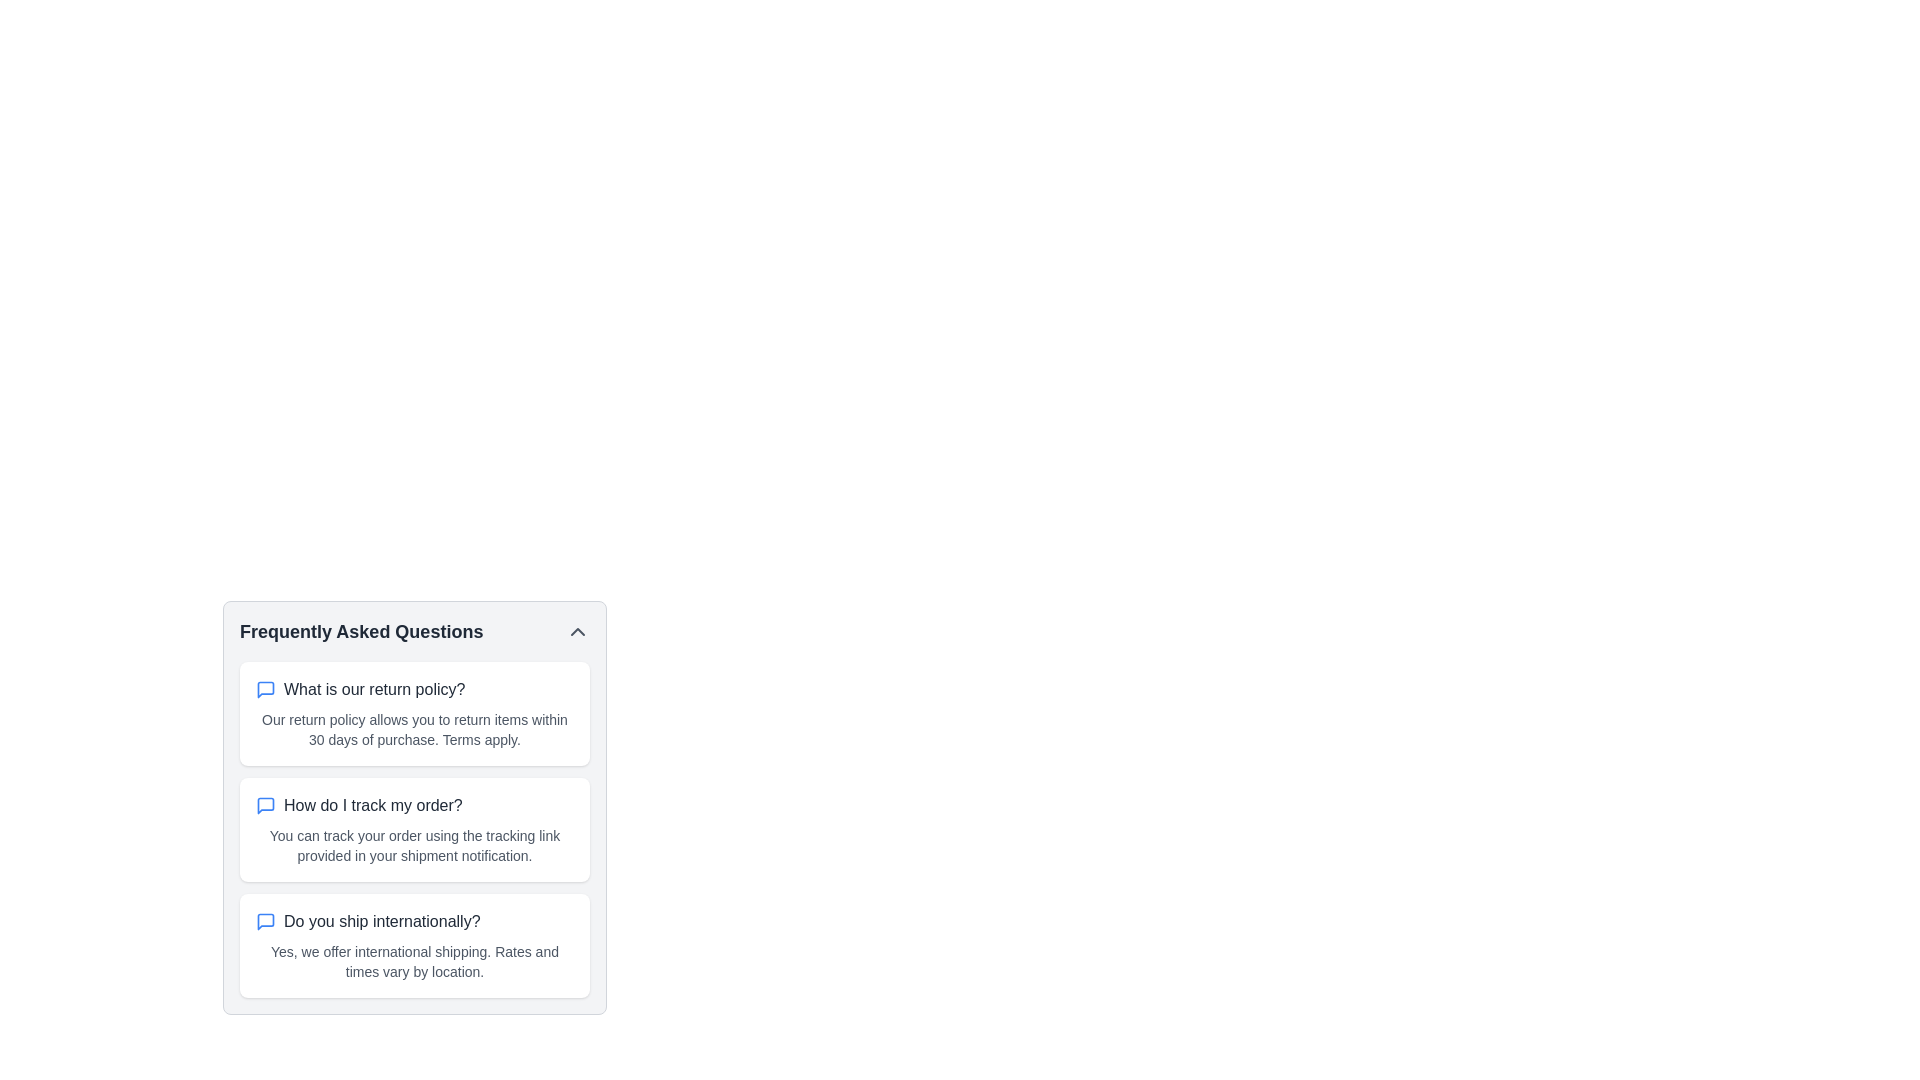  I want to click on the clickable text with an icon that displays a question about the return policy, located at the top of the frequently asked questions list beneath the header labeled 'Frequently Asked Questions.', so click(413, 689).